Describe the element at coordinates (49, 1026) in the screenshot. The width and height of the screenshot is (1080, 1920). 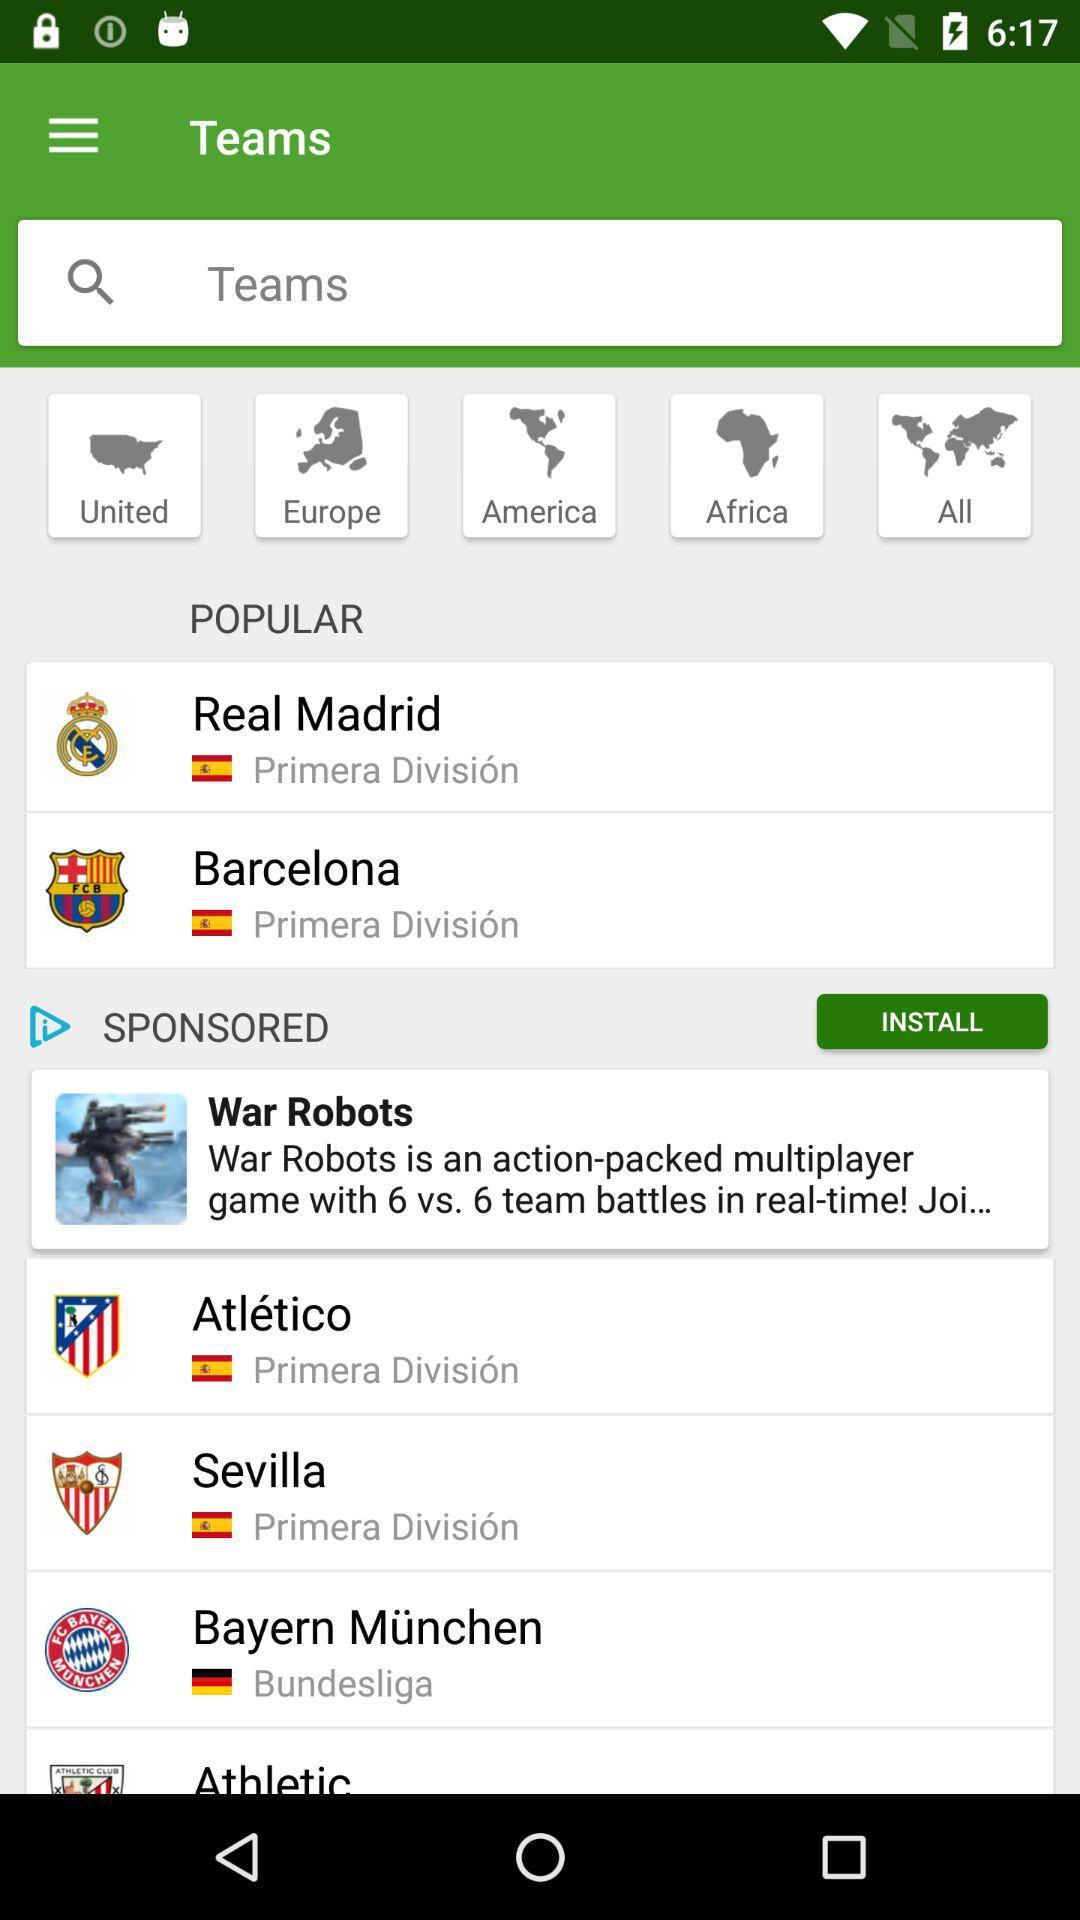
I see `item next to the sponsored item` at that location.